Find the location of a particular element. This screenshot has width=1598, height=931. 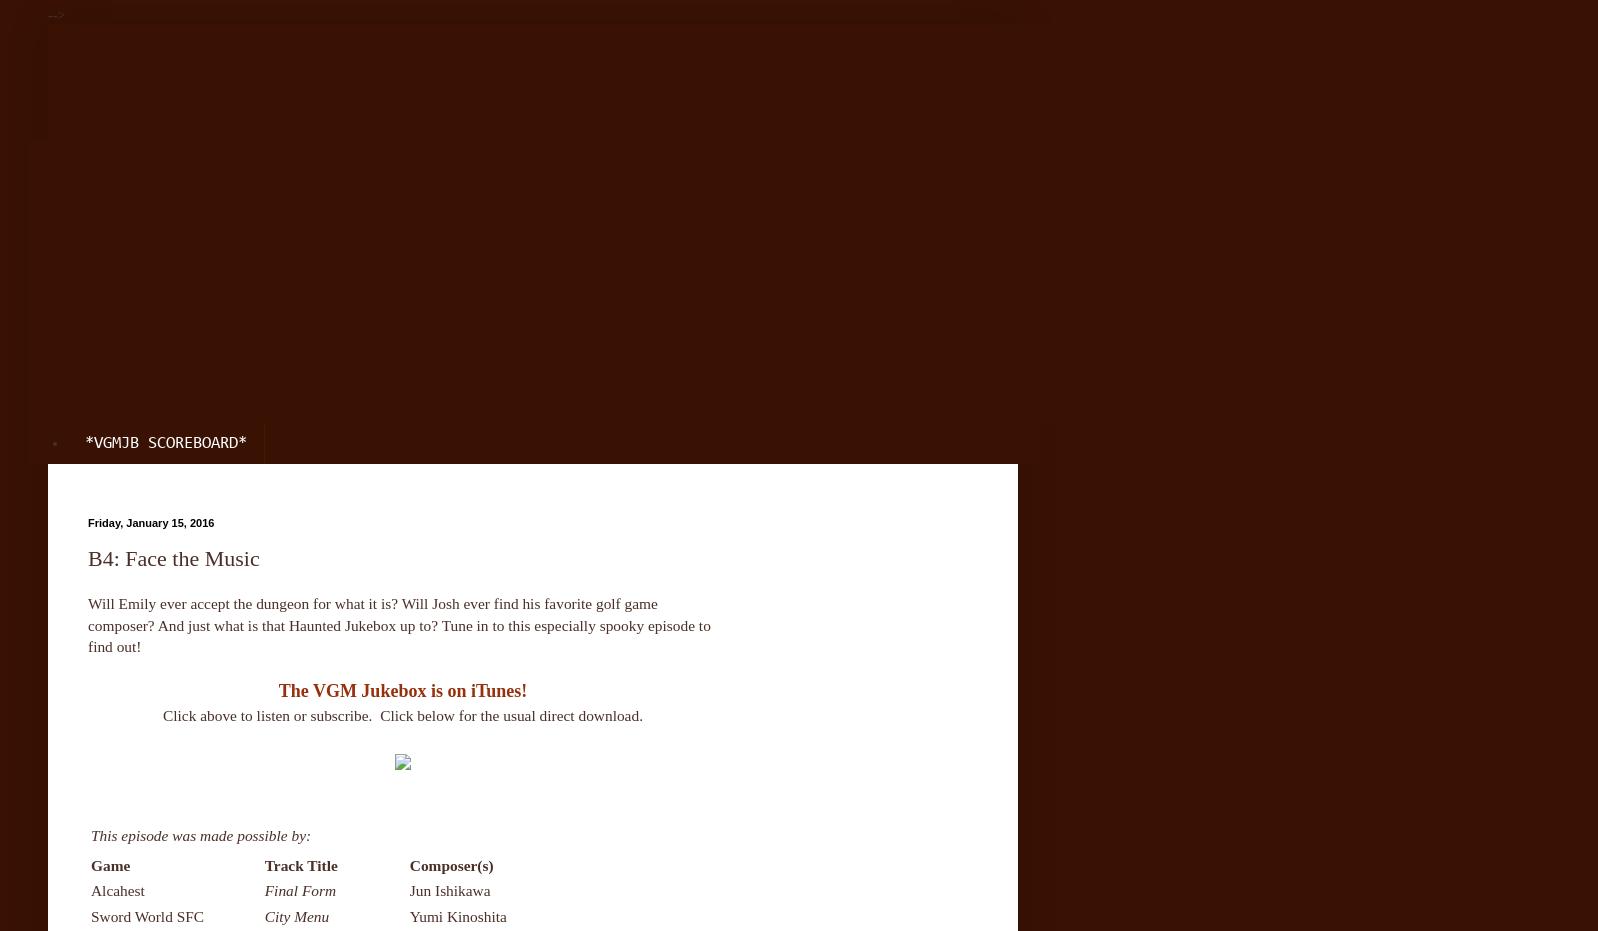

'Click above to listen or subscribe.  Click below for the usual direct download.' is located at coordinates (403, 713).